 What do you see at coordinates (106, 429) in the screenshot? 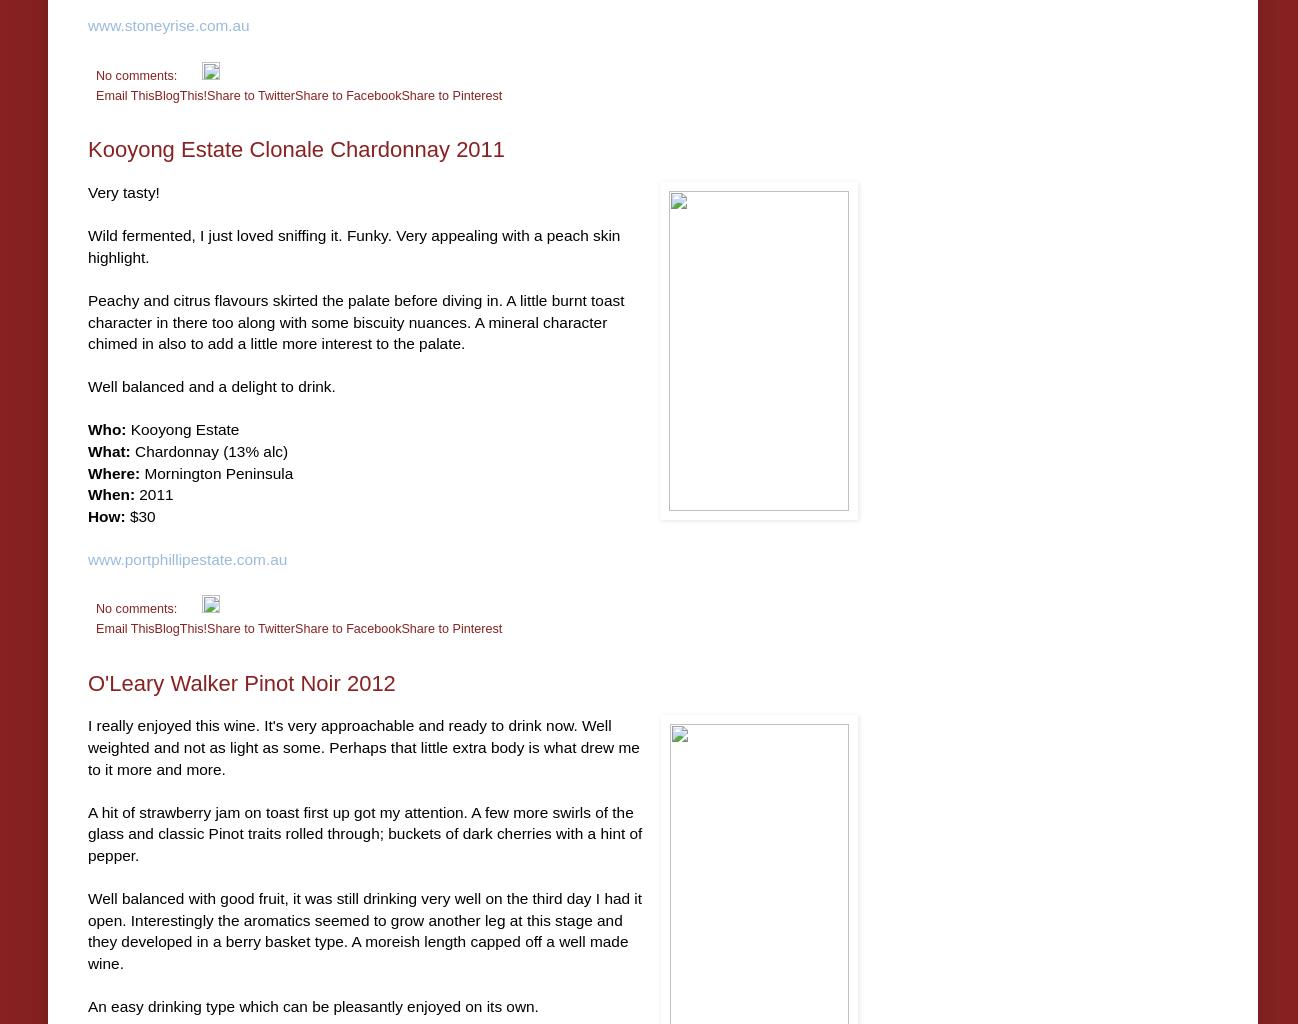
I see `'Who:'` at bounding box center [106, 429].